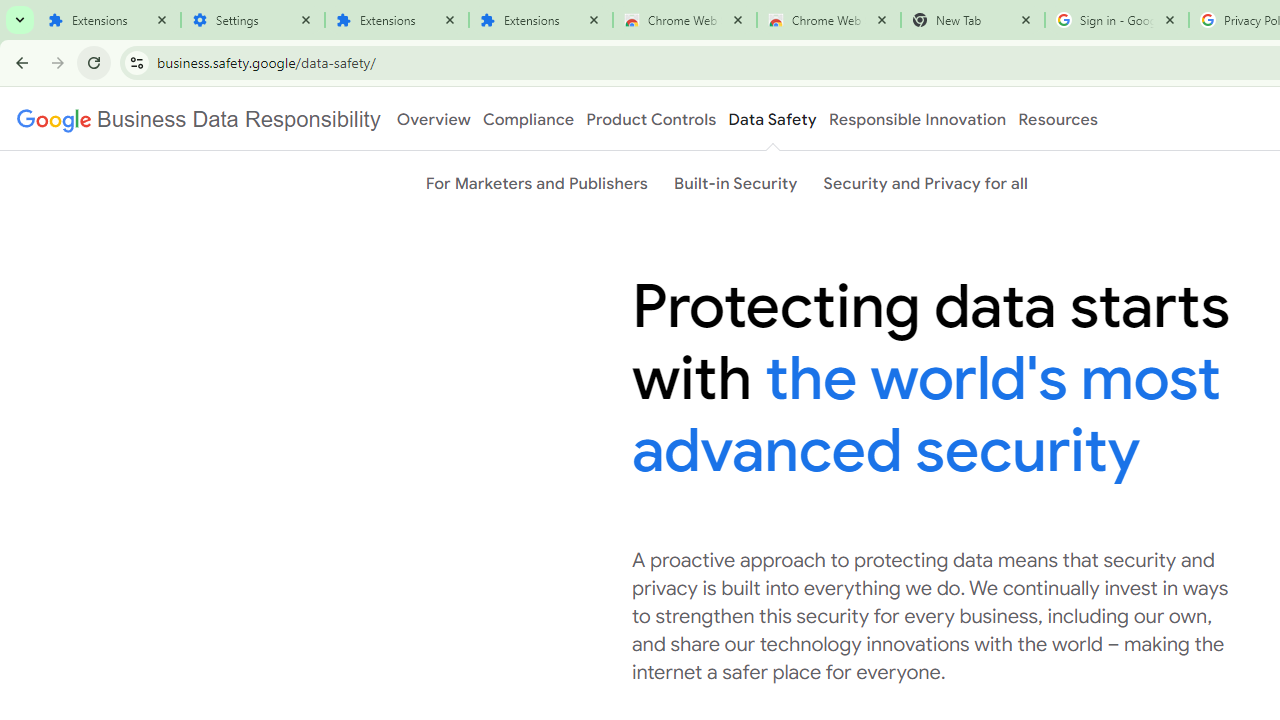 This screenshot has height=720, width=1280. What do you see at coordinates (432, 119) in the screenshot?
I see `'Overview'` at bounding box center [432, 119].